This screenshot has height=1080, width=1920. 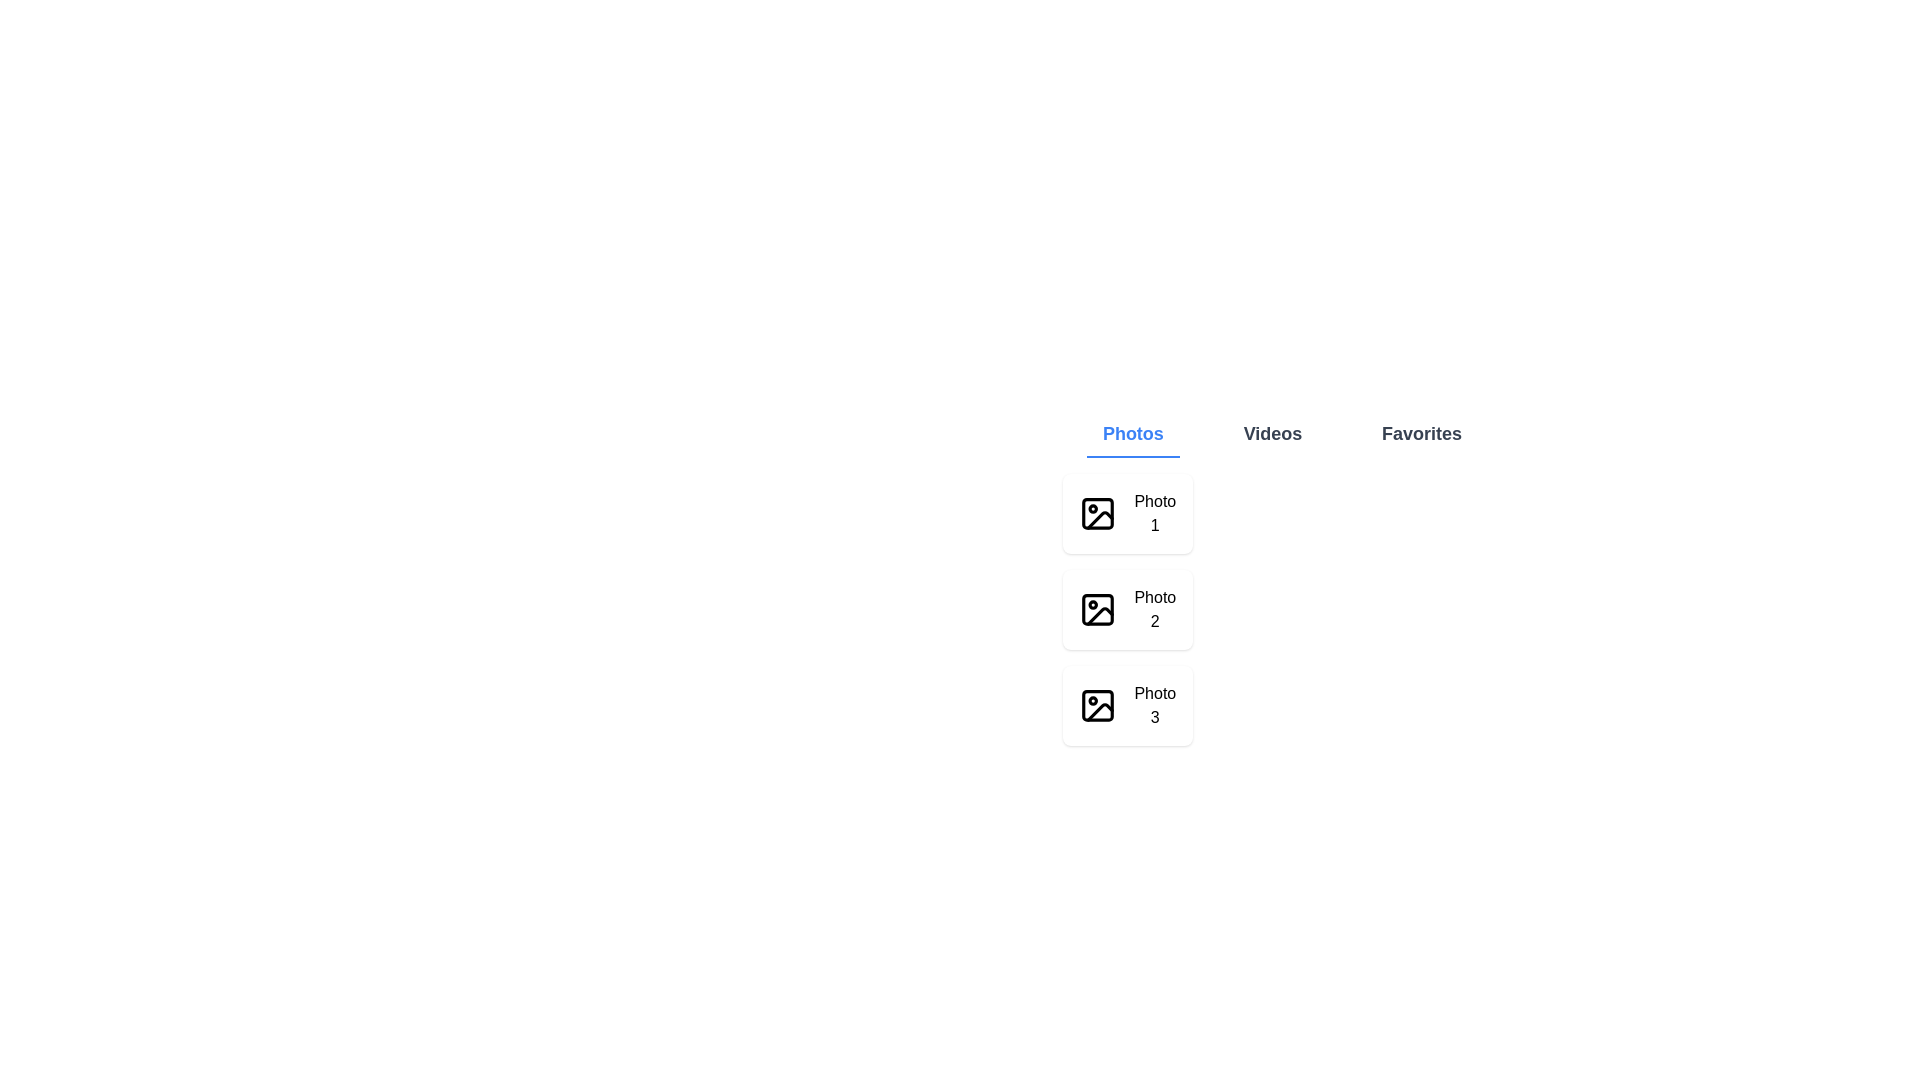 I want to click on the 'Favorites' navigation tab to change its color, so click(x=1421, y=434).